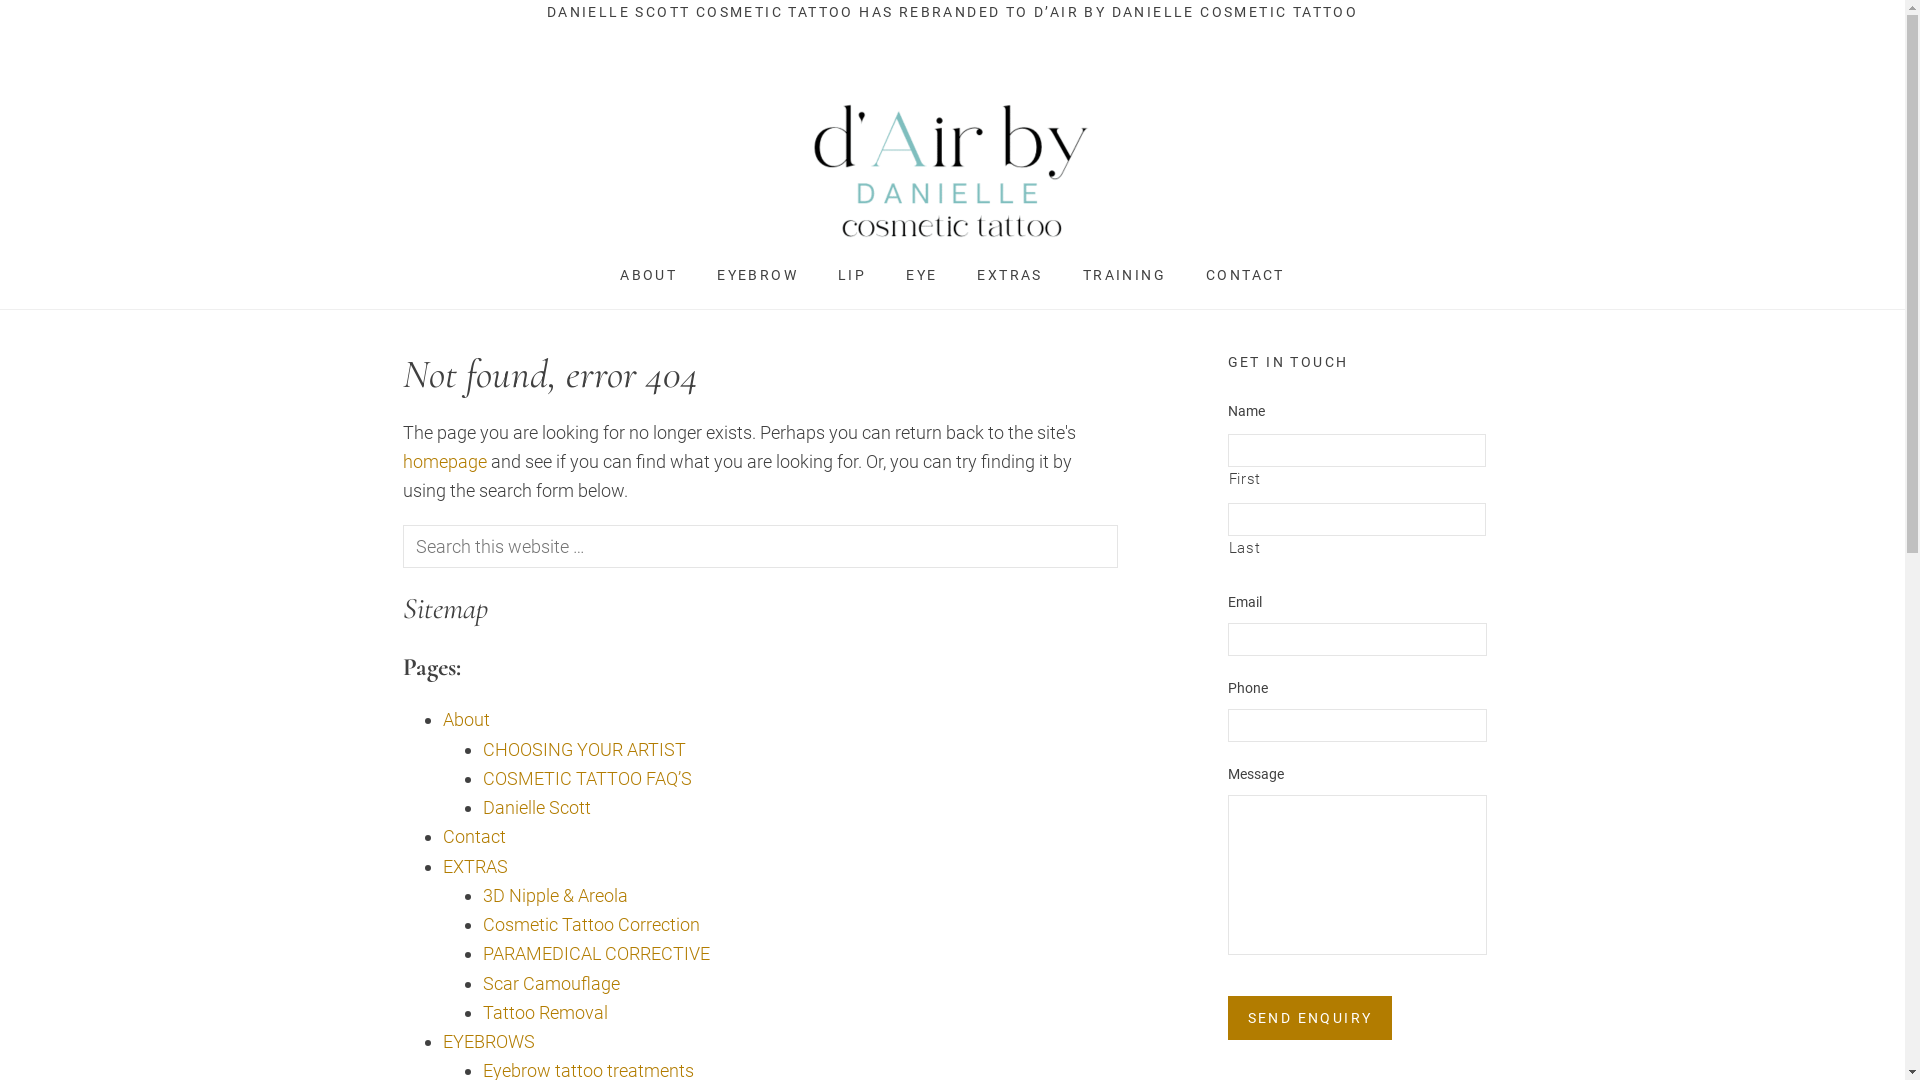 The image size is (1920, 1080). Describe the element at coordinates (550, 982) in the screenshot. I see `'Scar Camouflage'` at that location.